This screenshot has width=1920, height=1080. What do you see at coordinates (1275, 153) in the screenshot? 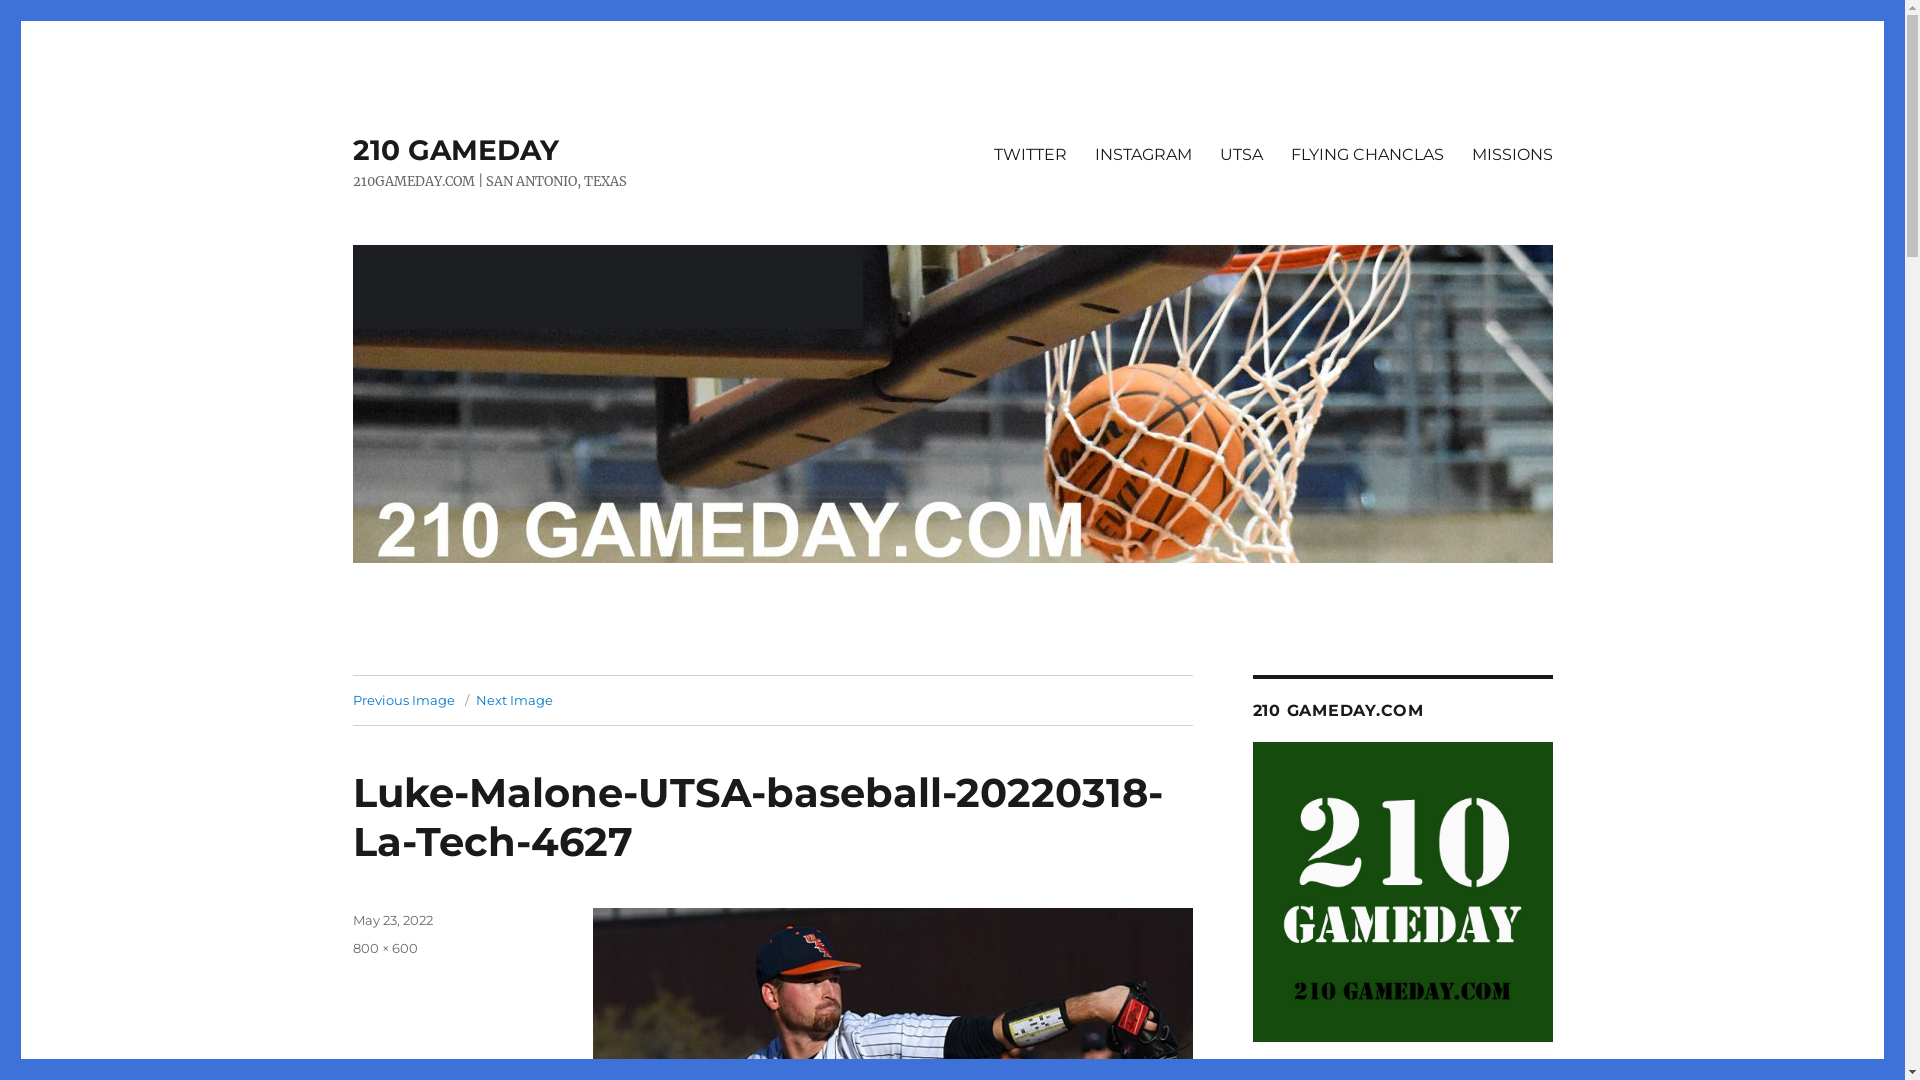
I see `'FLYING CHANCLAS'` at bounding box center [1275, 153].